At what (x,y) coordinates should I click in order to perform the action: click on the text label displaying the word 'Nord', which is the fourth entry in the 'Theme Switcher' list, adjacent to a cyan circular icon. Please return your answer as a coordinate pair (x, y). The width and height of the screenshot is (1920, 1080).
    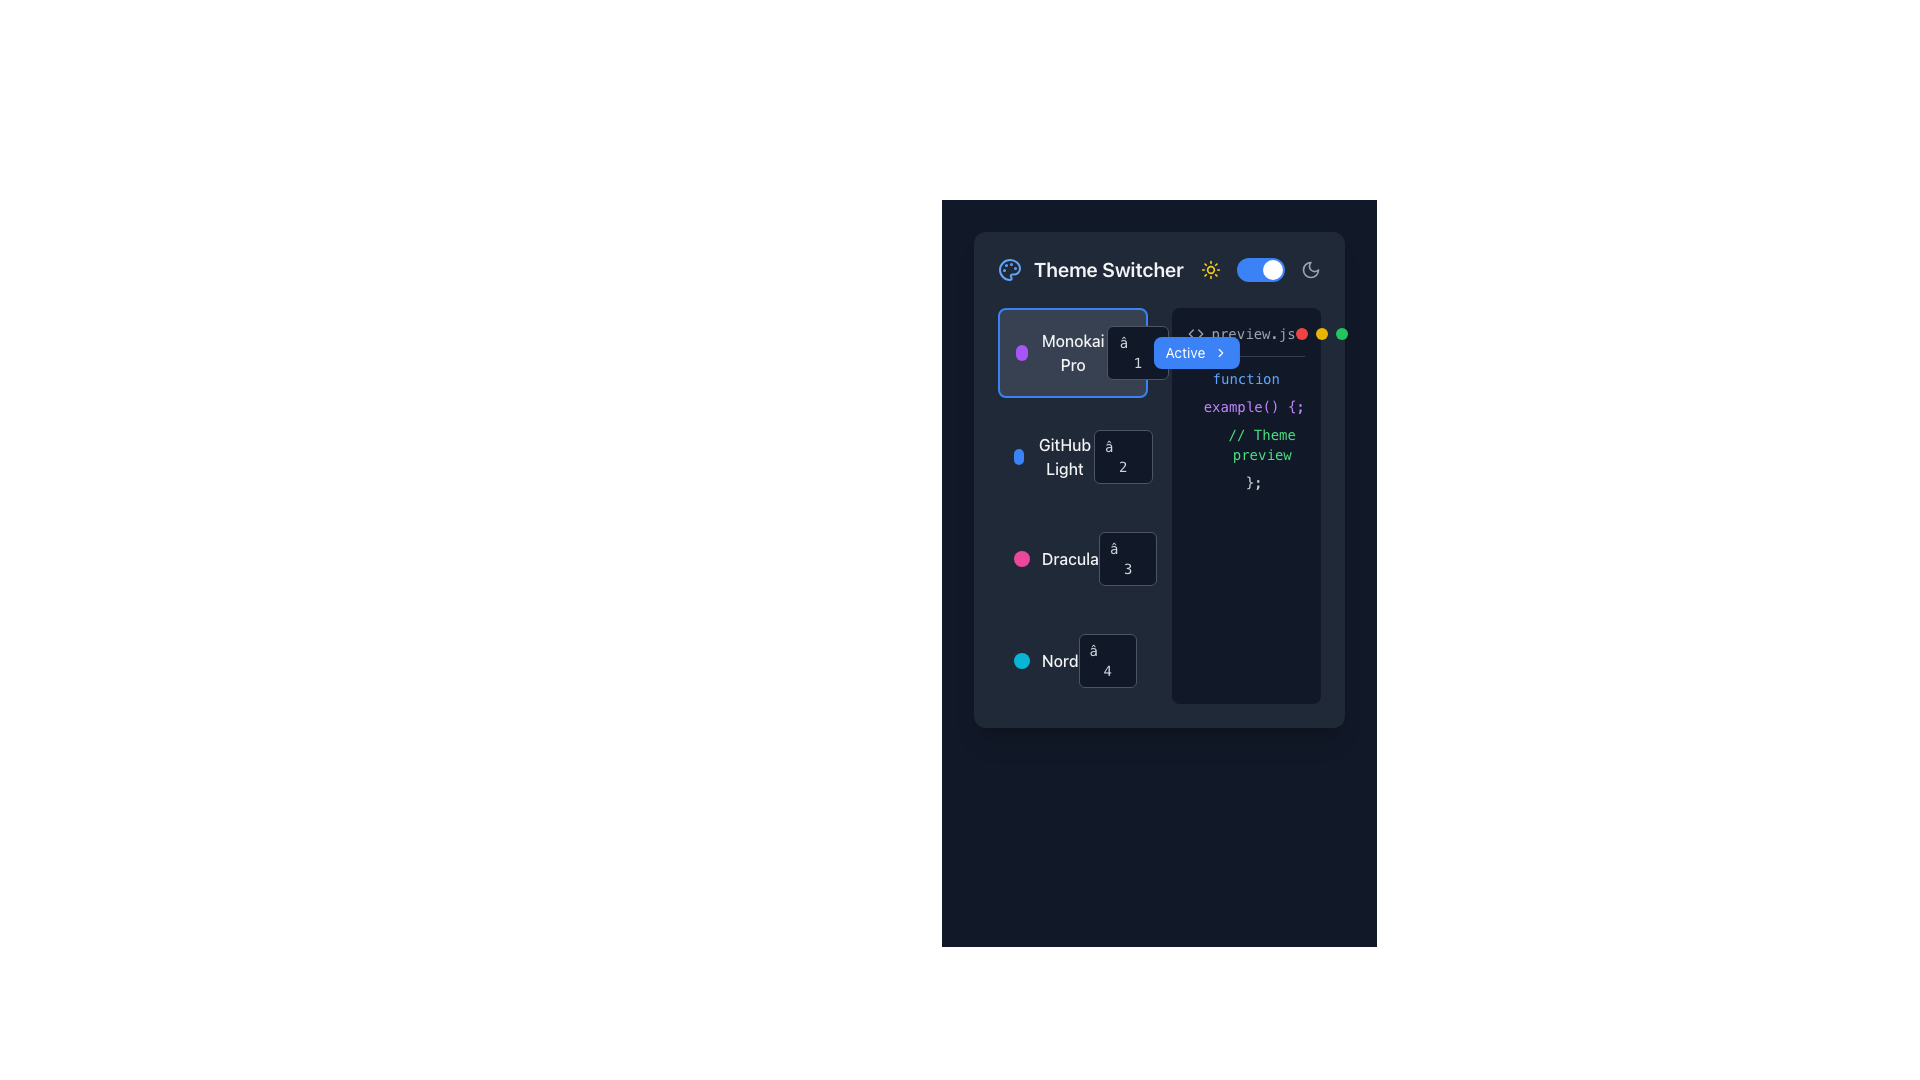
    Looking at the image, I should click on (1059, 660).